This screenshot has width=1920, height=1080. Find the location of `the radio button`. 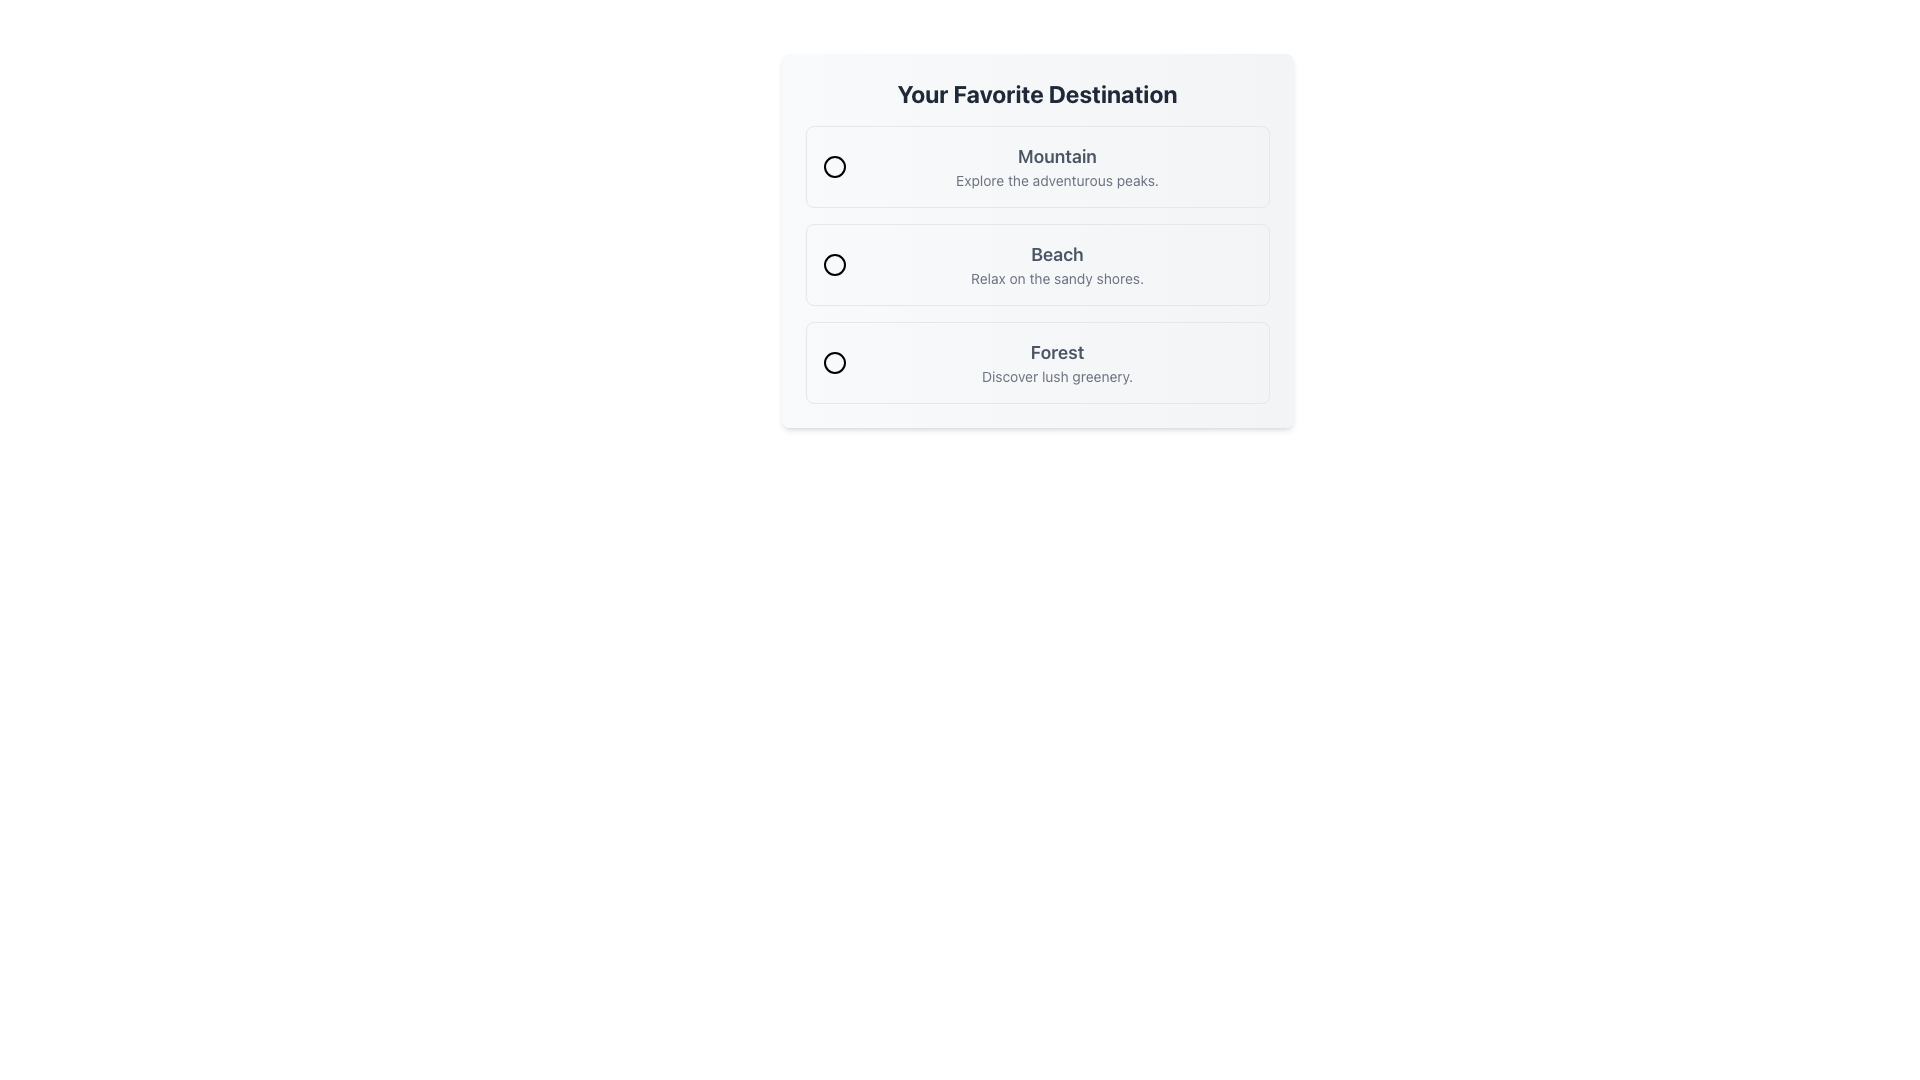

the radio button is located at coordinates (1037, 362).